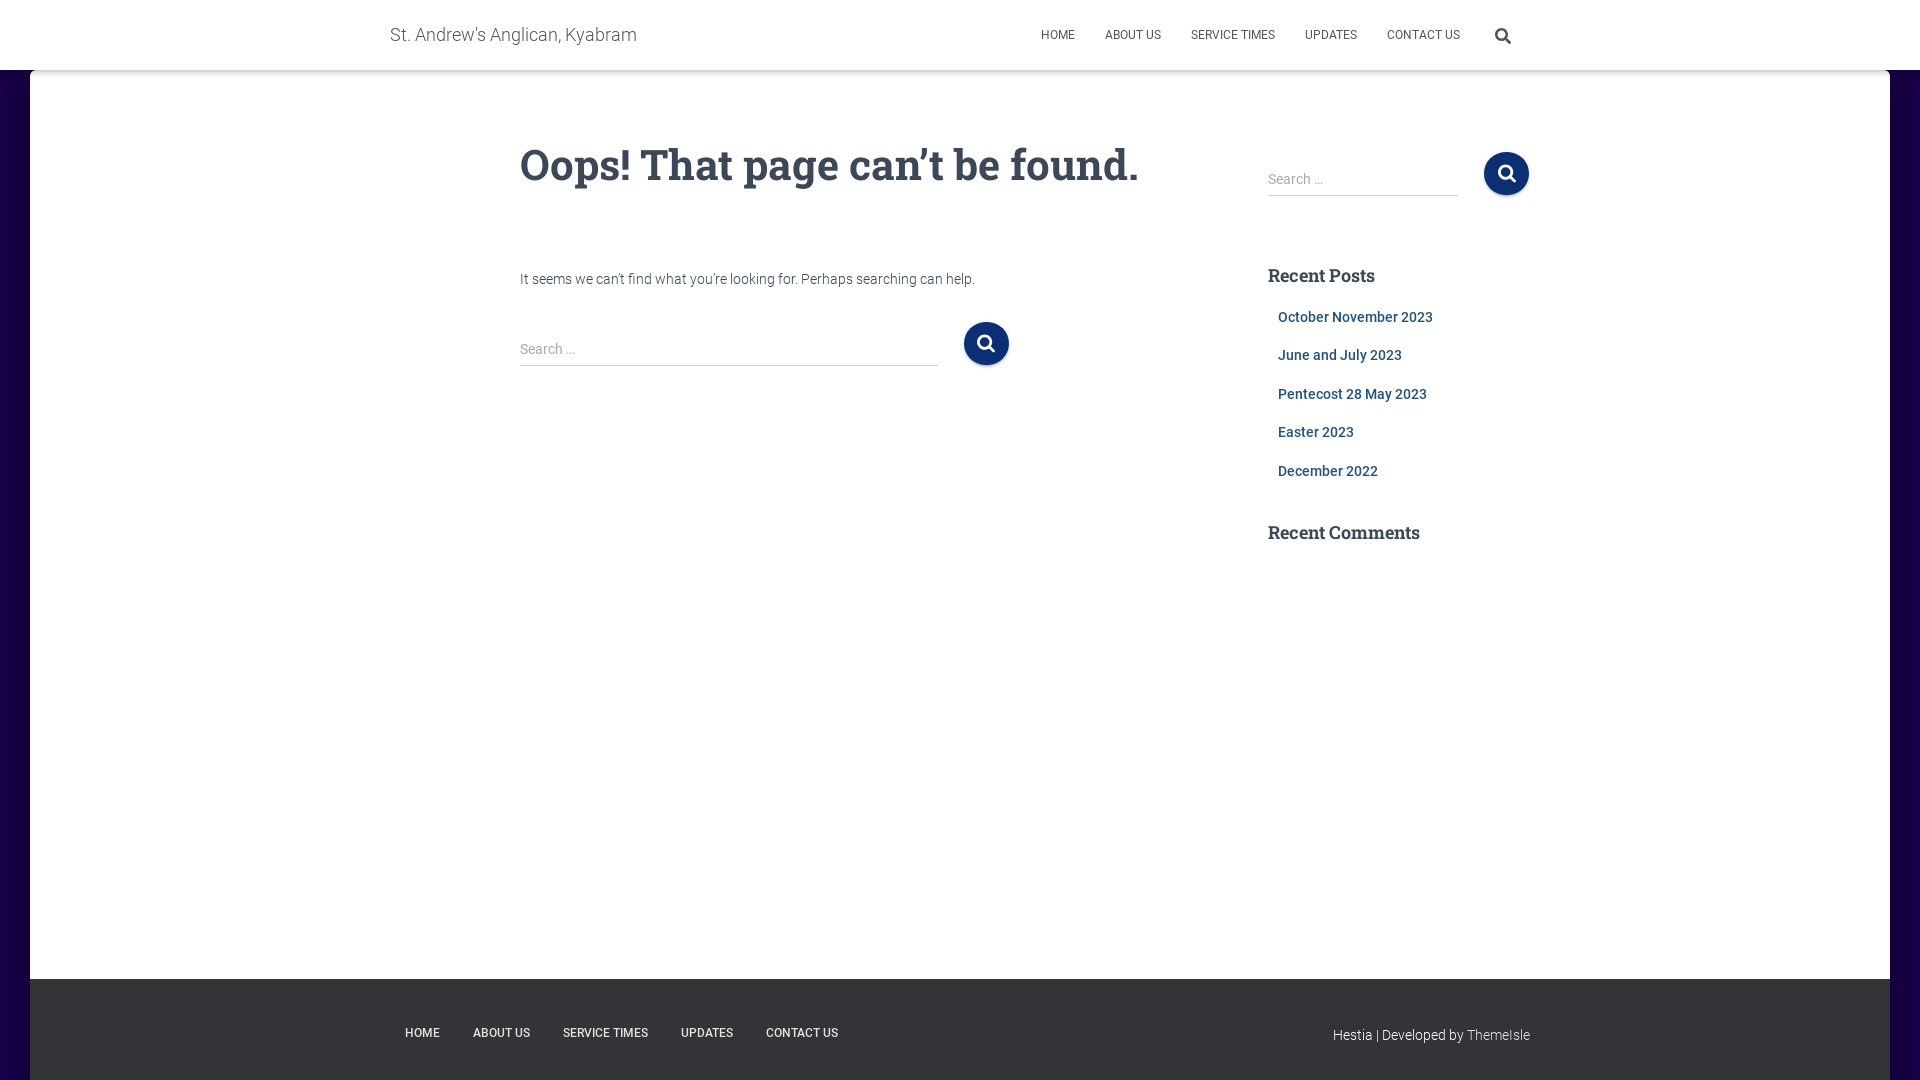 Image resolution: width=1920 pixels, height=1080 pixels. I want to click on 'October November 2023', so click(1355, 315).